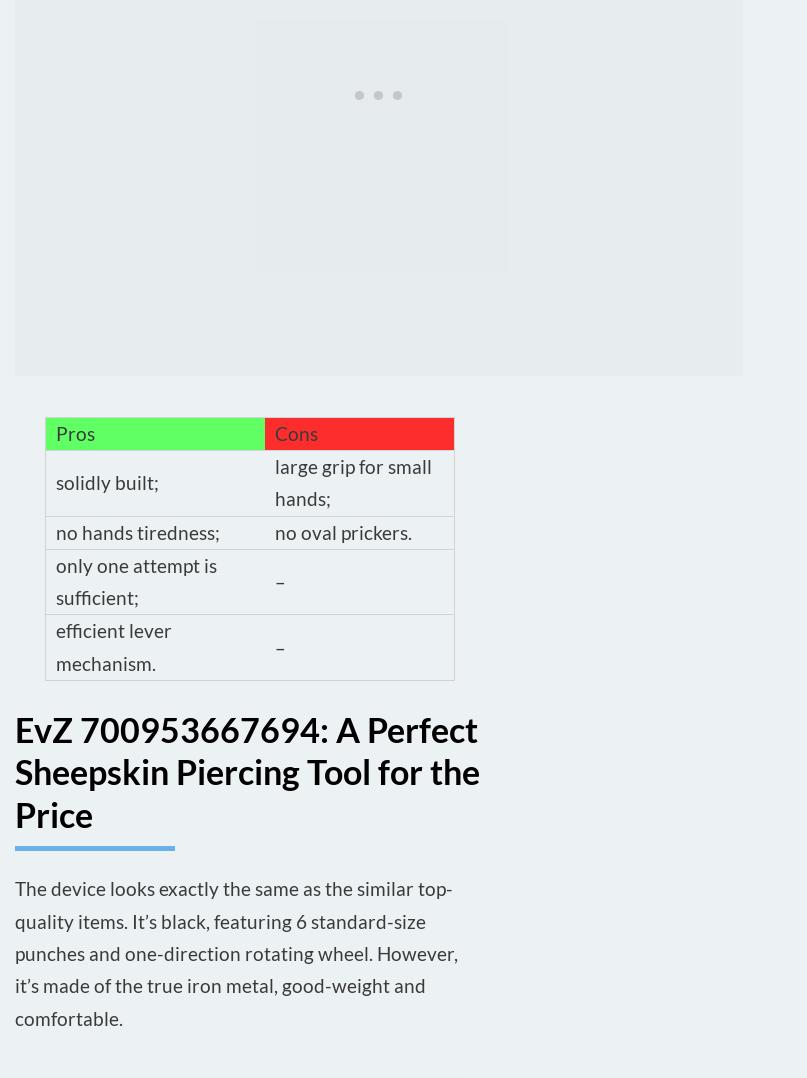 The image size is (807, 1078). I want to click on 'EvZ 700953667694: A Perfect Sheepskin Piercing Tool for the Price', so click(246, 770).